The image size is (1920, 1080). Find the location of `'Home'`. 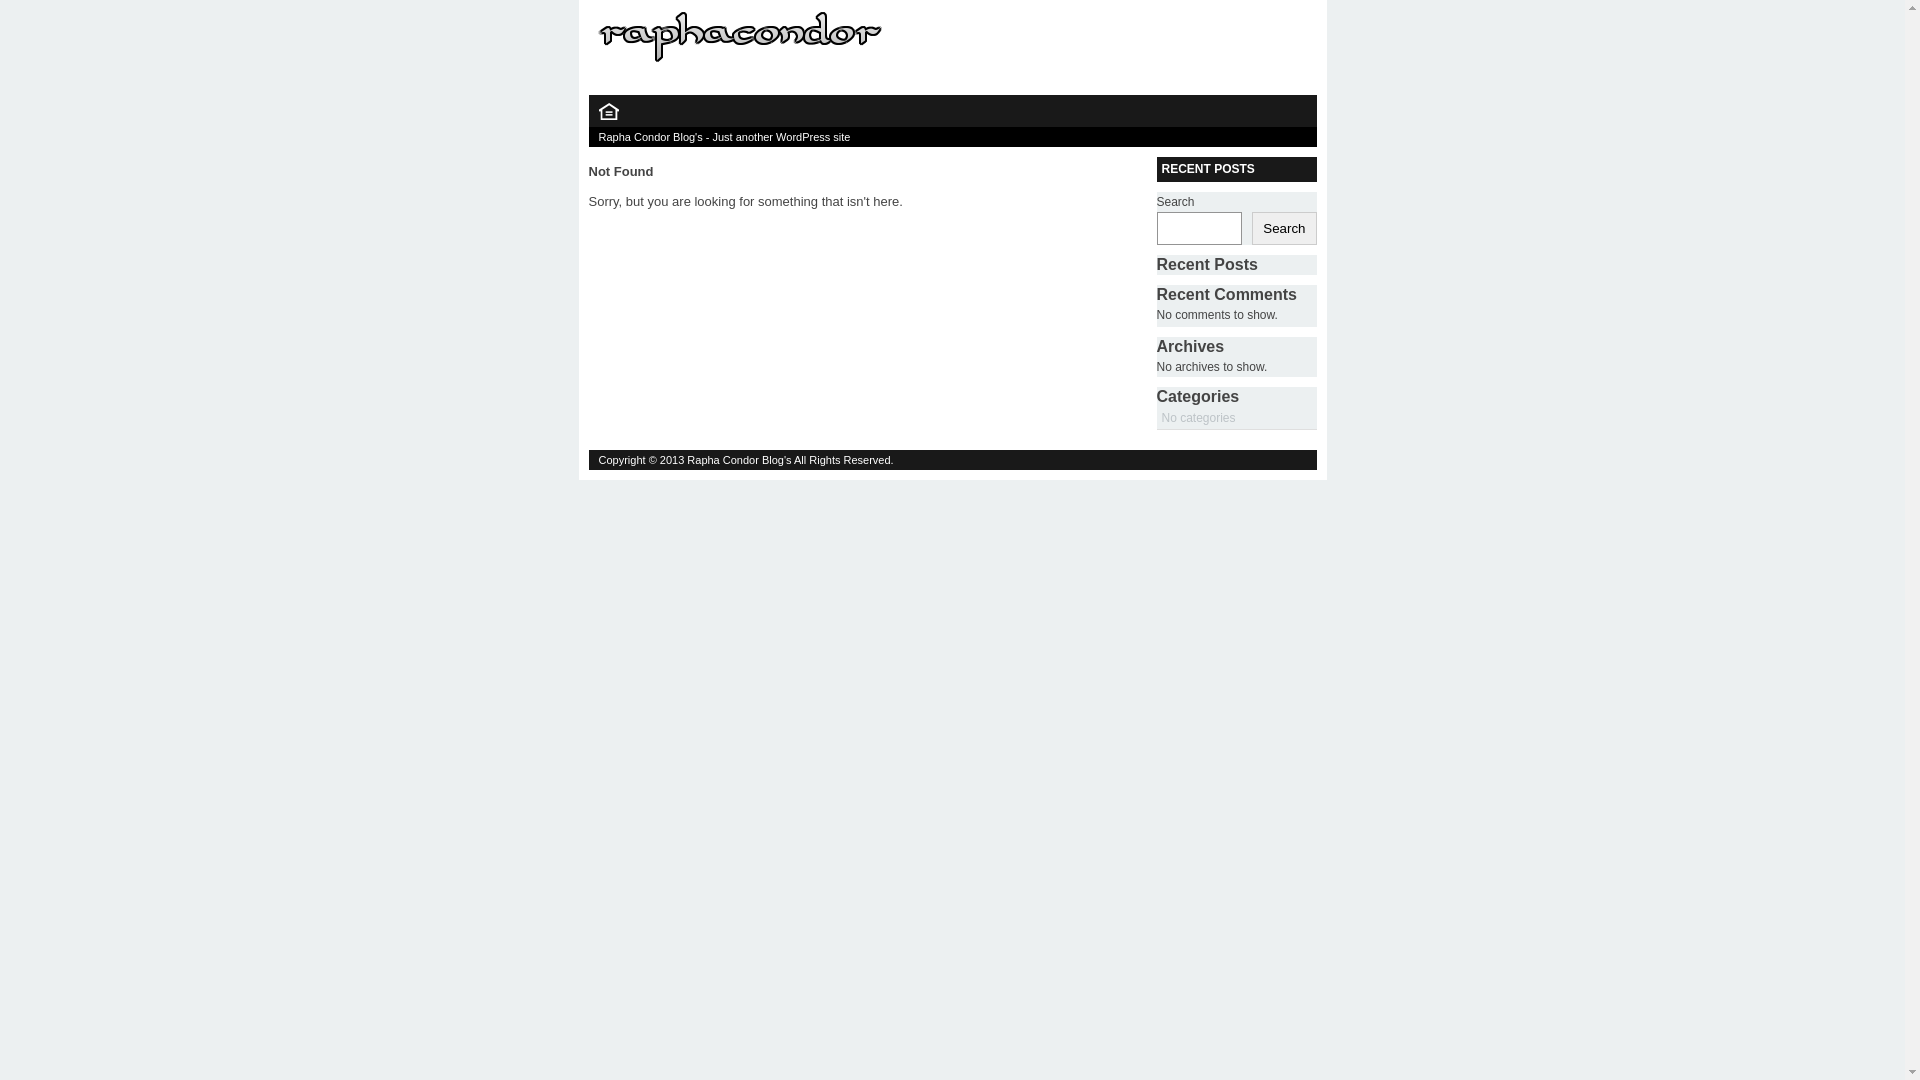

'Home' is located at coordinates (607, 115).